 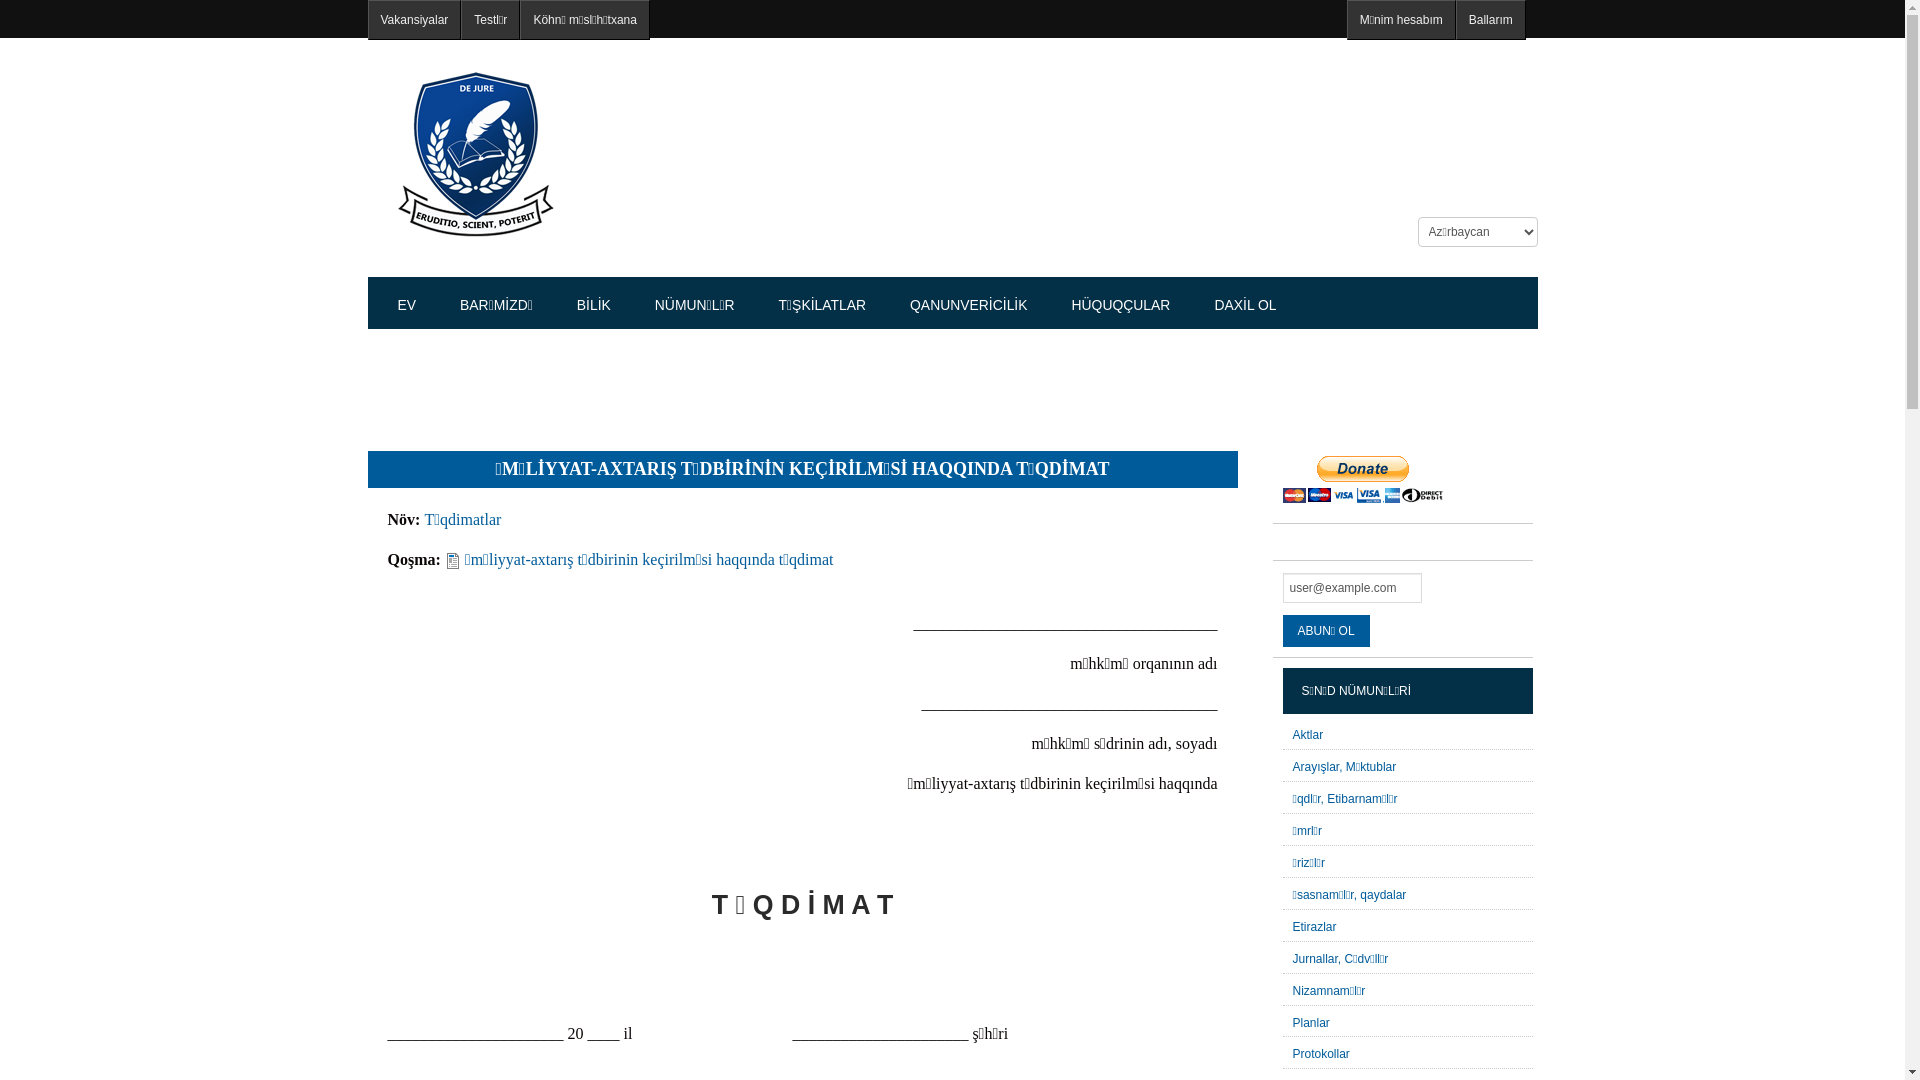 What do you see at coordinates (1314, 926) in the screenshot?
I see `'Etirazlar'` at bounding box center [1314, 926].